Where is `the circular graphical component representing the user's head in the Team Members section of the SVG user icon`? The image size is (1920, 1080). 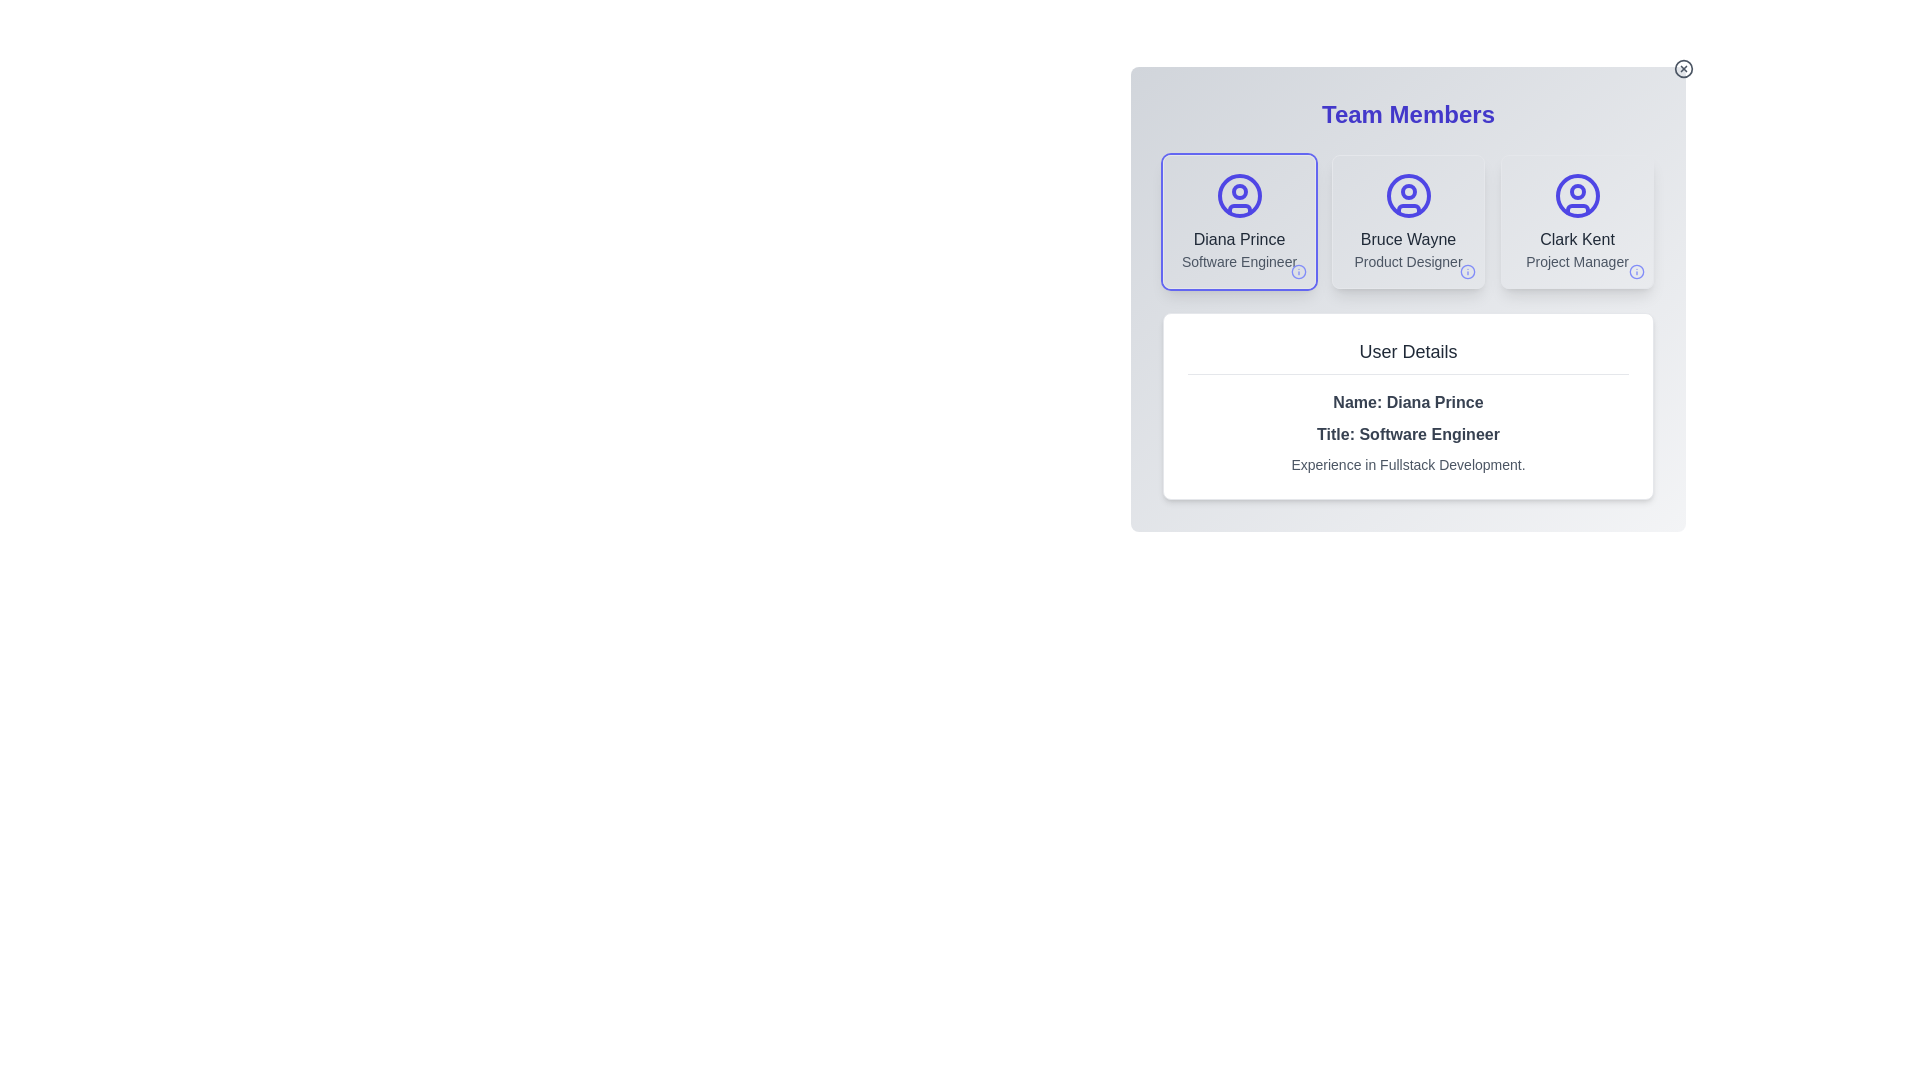 the circular graphical component representing the user's head in the Team Members section of the SVG user icon is located at coordinates (1238, 192).